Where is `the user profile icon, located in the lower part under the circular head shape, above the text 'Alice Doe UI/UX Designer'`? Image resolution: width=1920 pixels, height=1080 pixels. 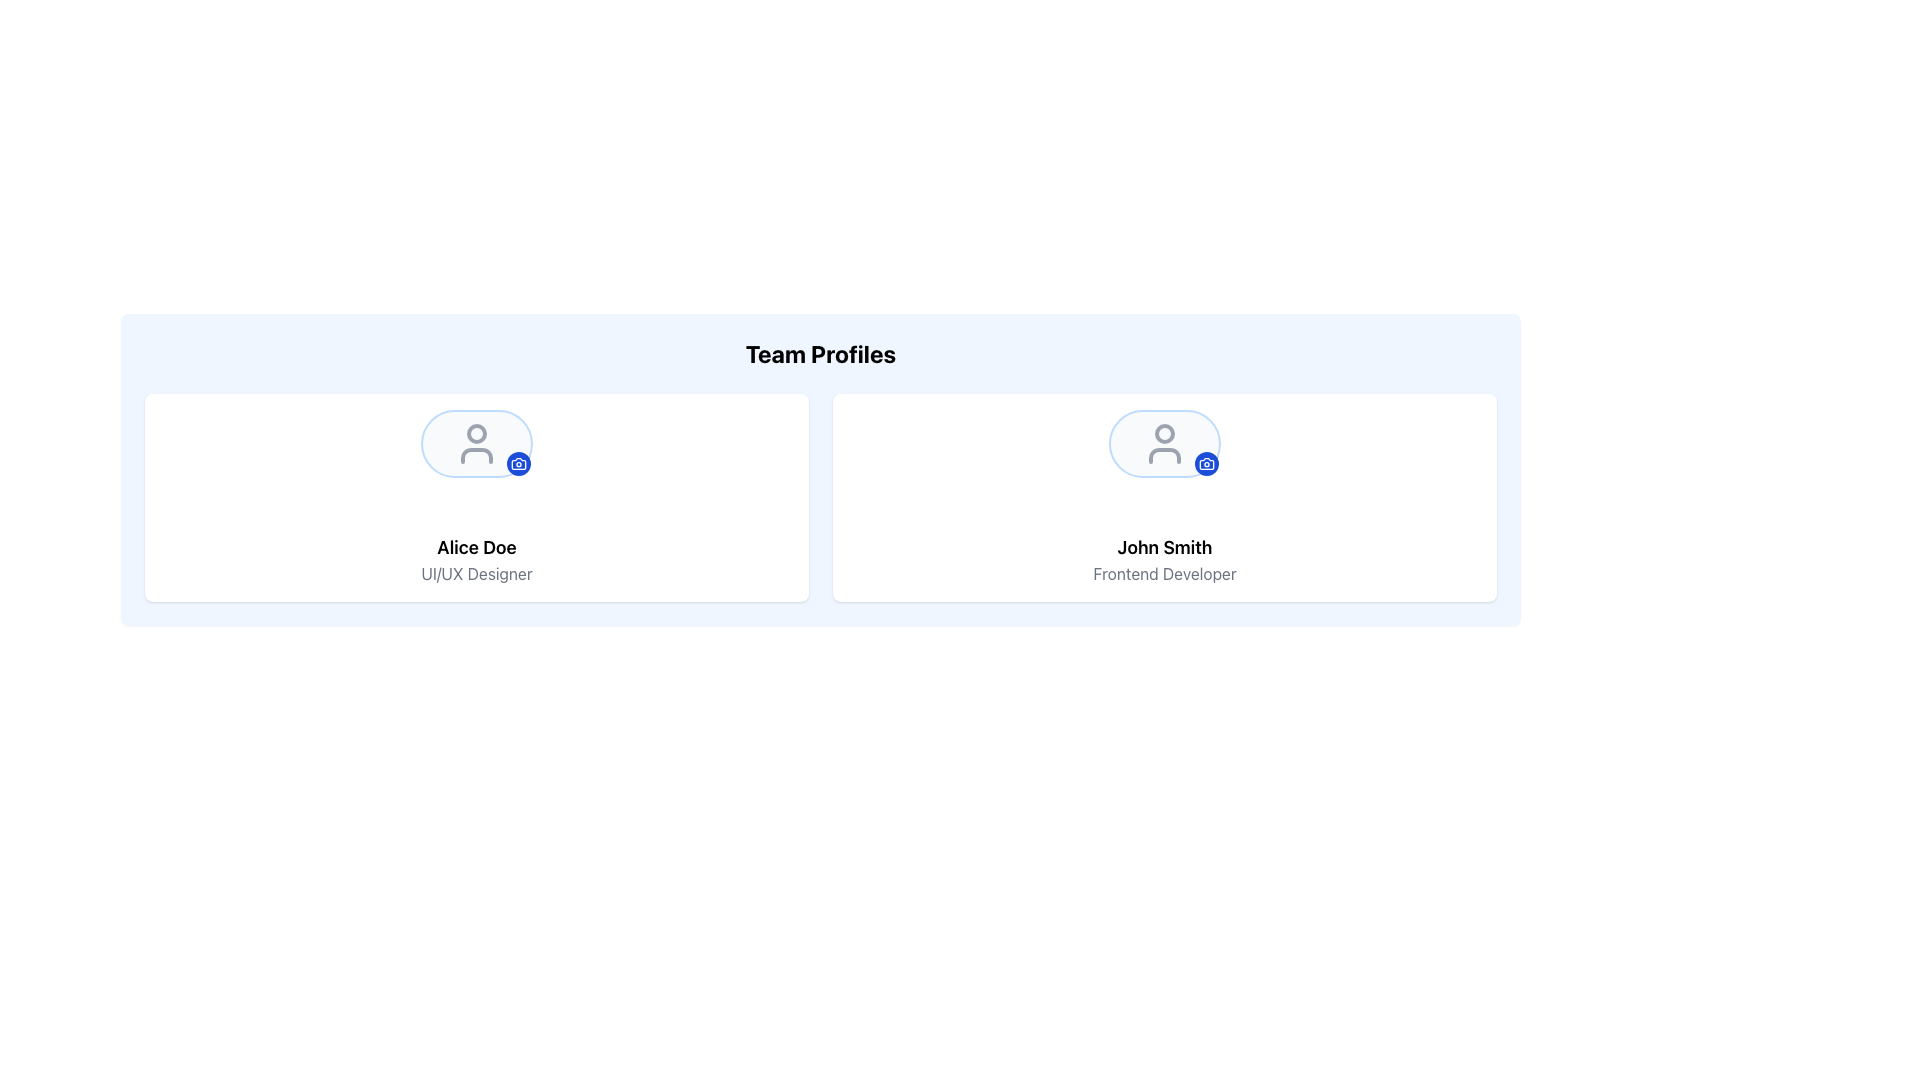
the user profile icon, located in the lower part under the circular head shape, above the text 'Alice Doe UI/UX Designer' is located at coordinates (475, 455).